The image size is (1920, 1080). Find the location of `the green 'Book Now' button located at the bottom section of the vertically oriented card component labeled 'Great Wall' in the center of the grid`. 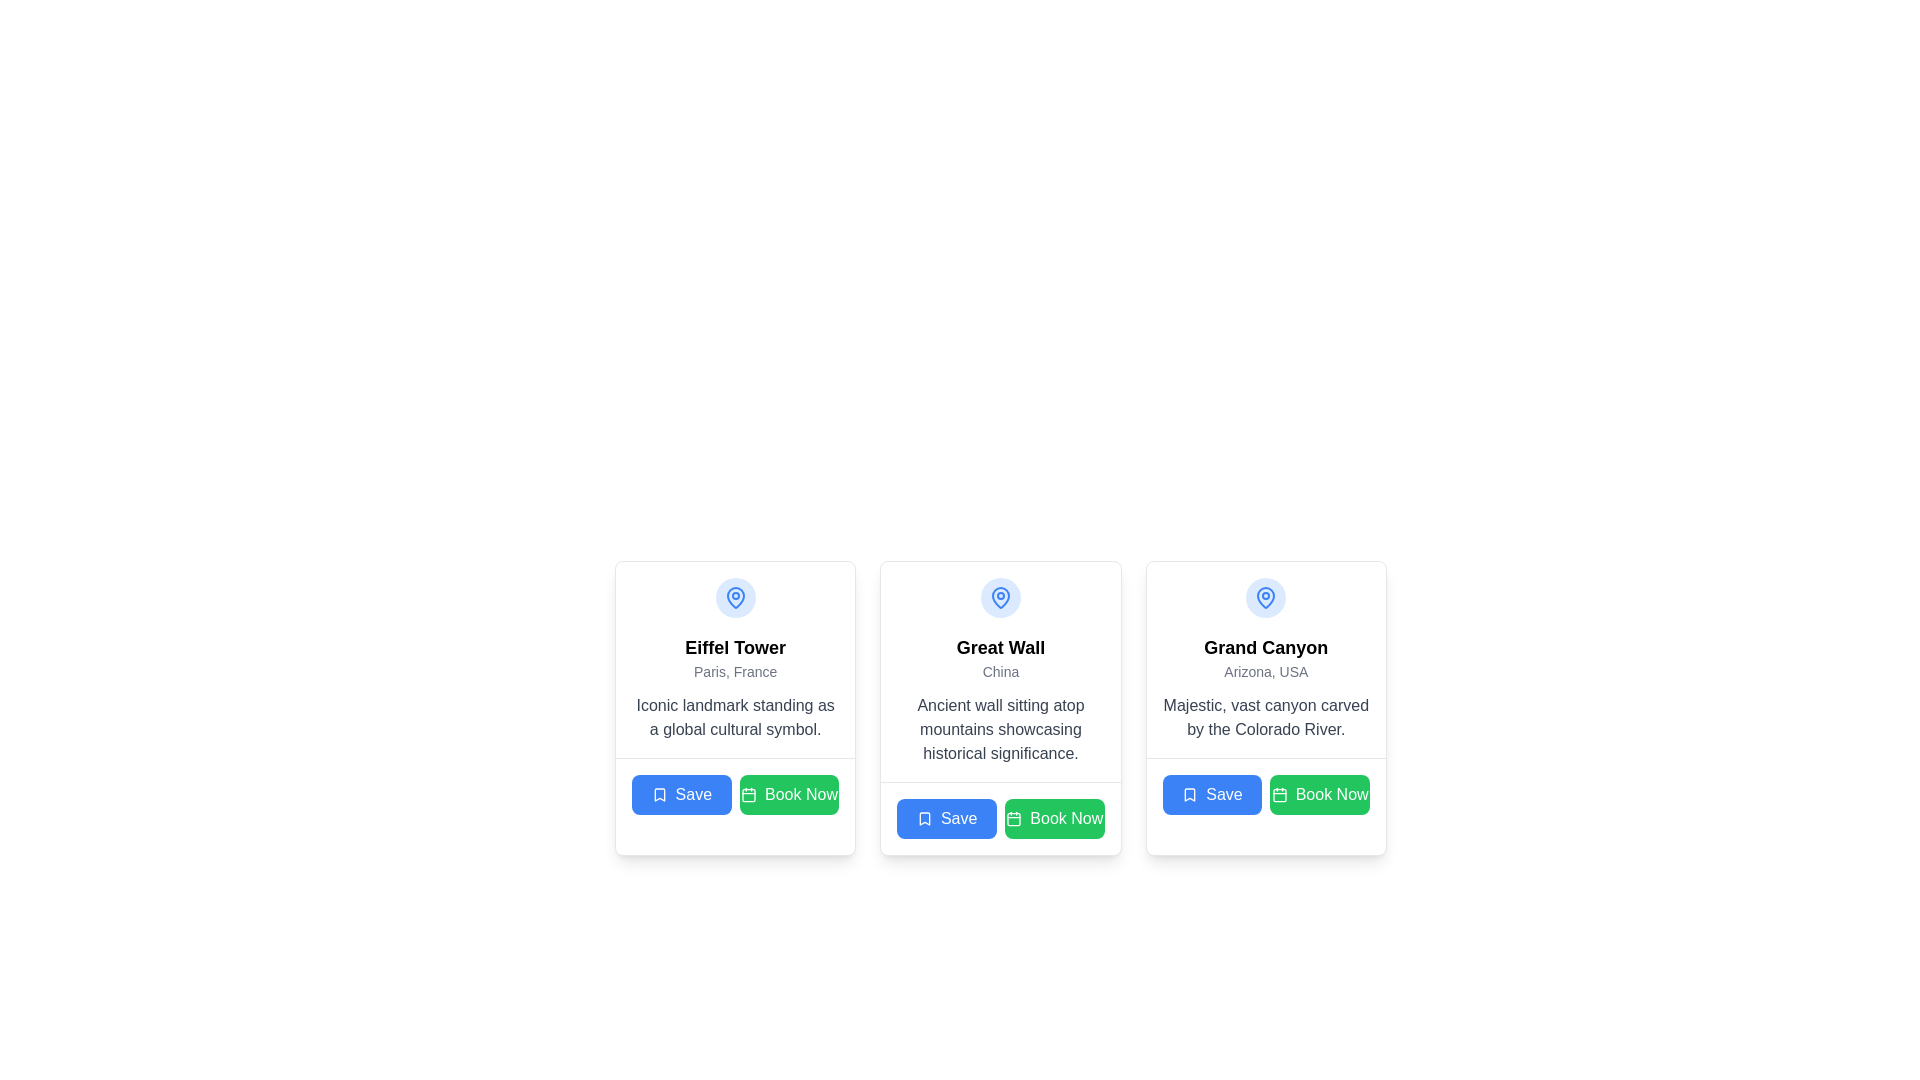

the green 'Book Now' button located at the bottom section of the vertically oriented card component labeled 'Great Wall' in the center of the grid is located at coordinates (1001, 764).